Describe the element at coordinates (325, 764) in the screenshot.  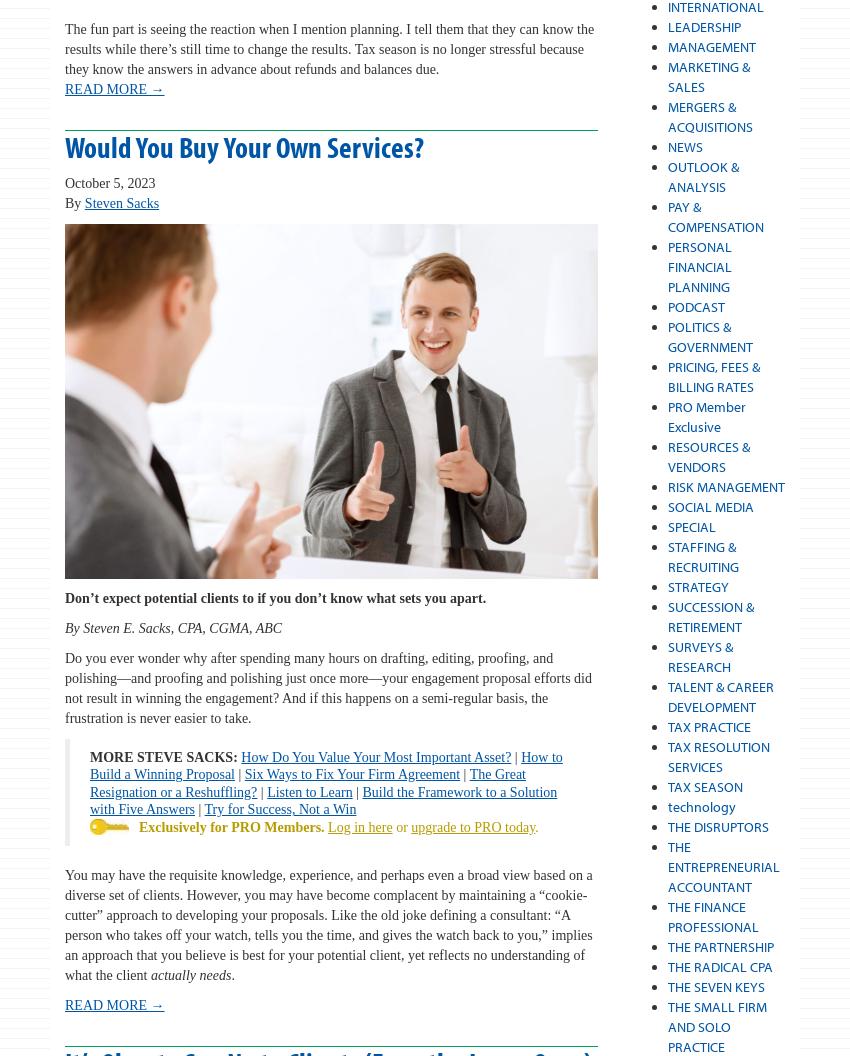
I see `'How to Build a Winning Proposal'` at that location.